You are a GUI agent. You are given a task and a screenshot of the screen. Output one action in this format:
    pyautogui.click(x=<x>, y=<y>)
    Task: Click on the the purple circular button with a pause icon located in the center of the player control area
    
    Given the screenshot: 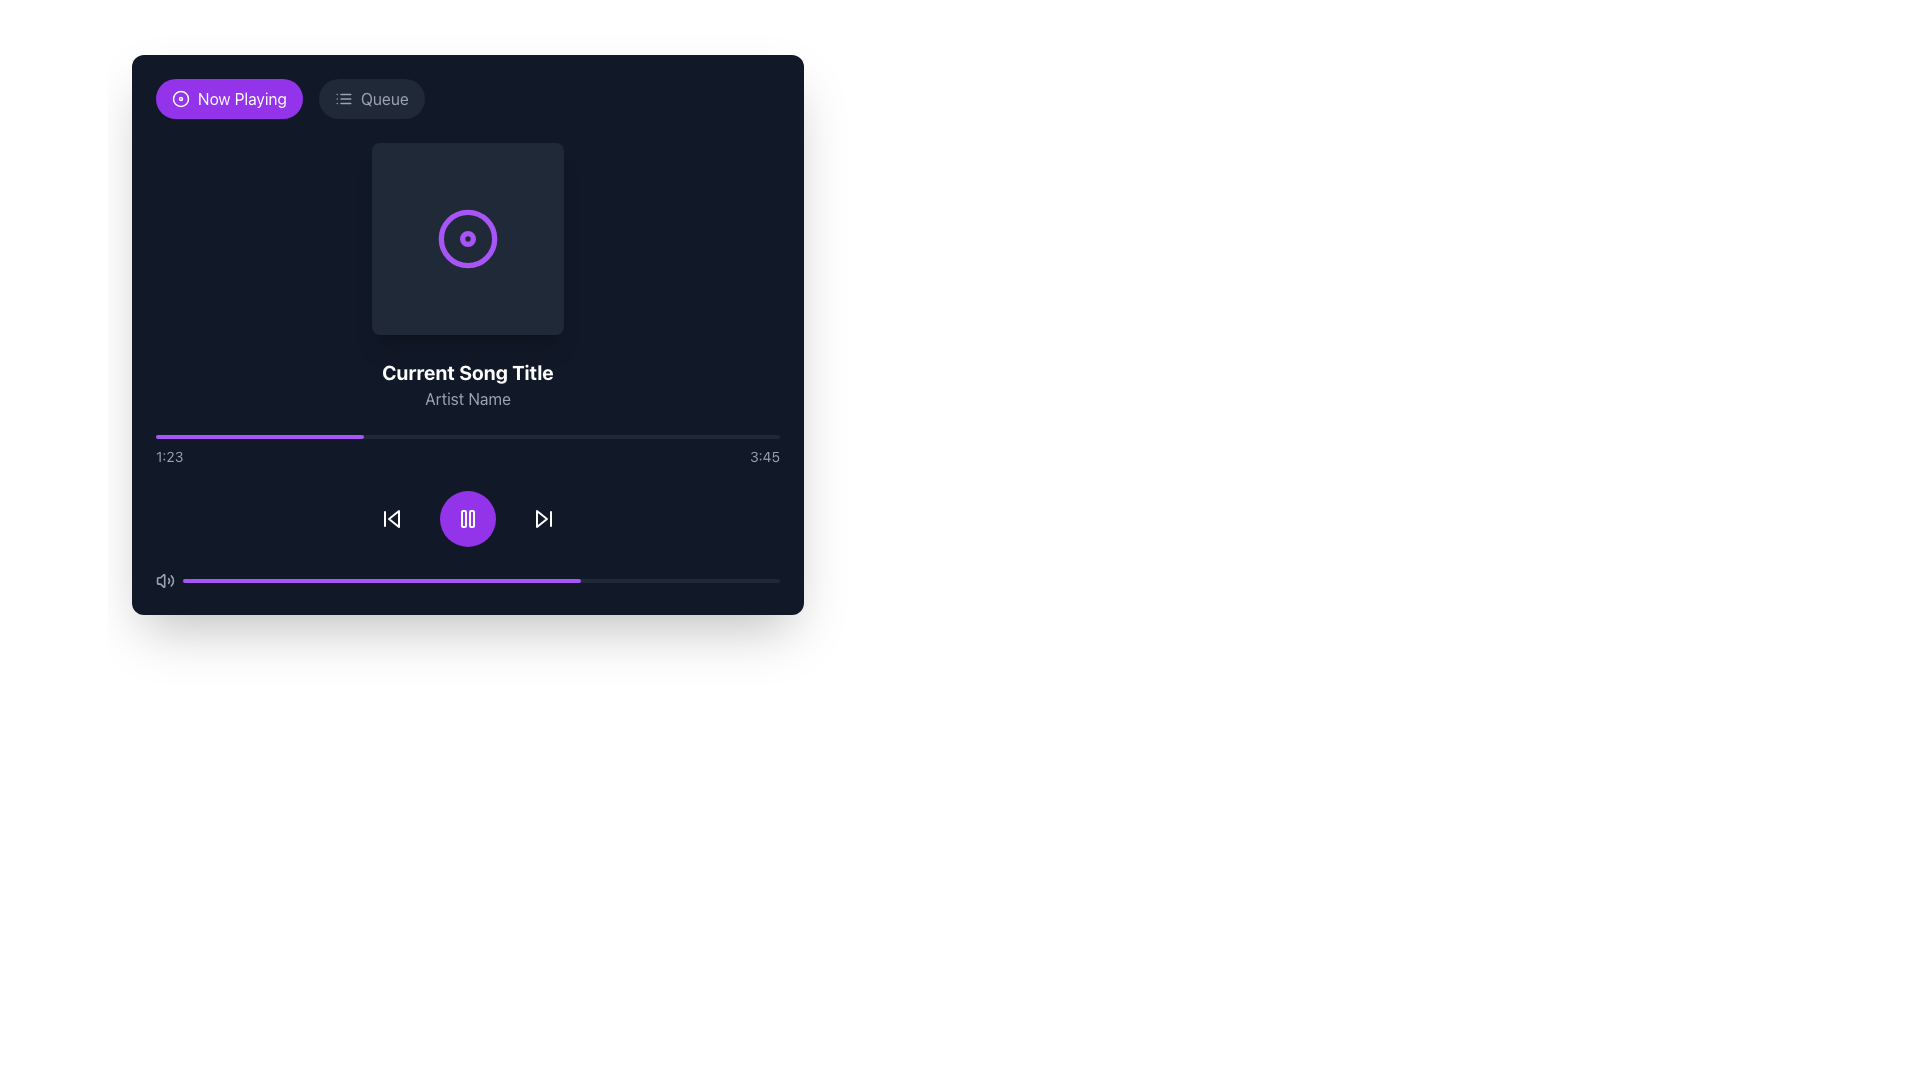 What is the action you would take?
    pyautogui.click(x=466, y=518)
    